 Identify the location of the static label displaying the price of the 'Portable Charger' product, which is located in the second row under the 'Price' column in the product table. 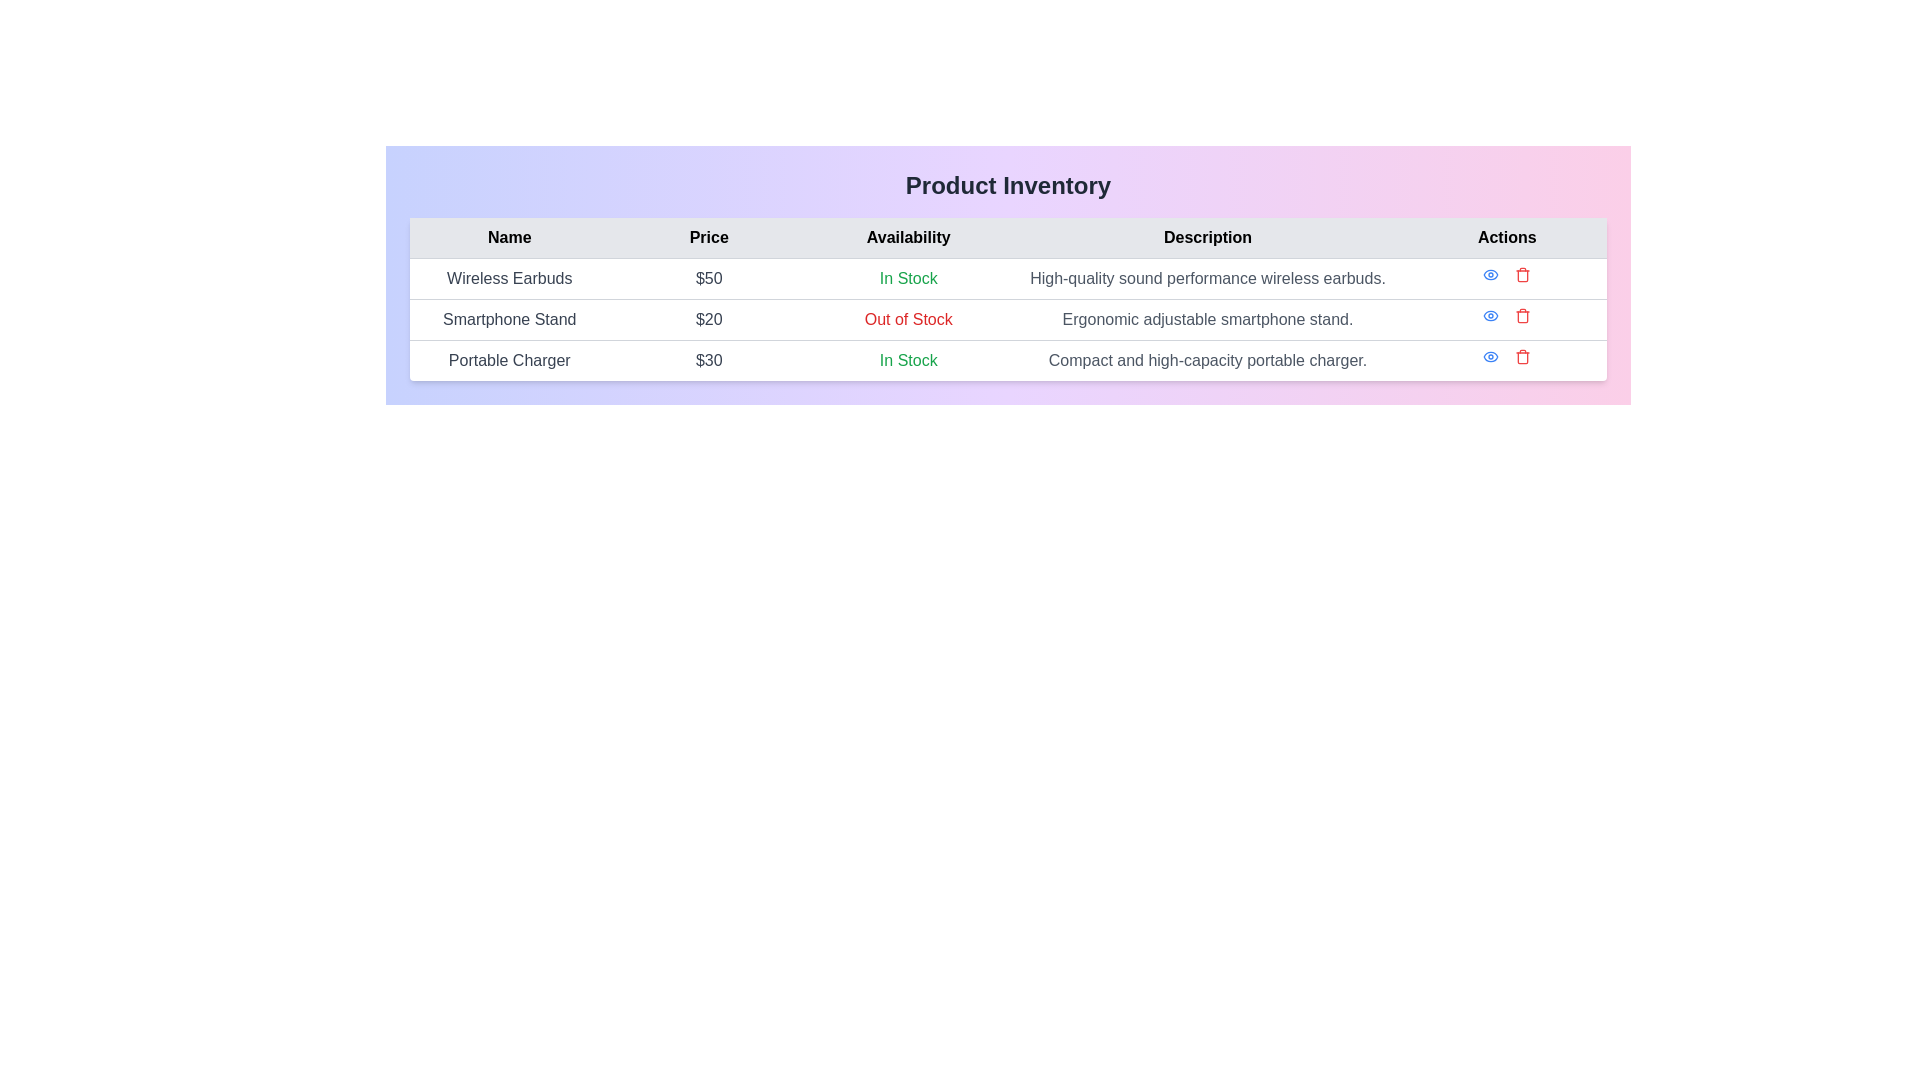
(709, 360).